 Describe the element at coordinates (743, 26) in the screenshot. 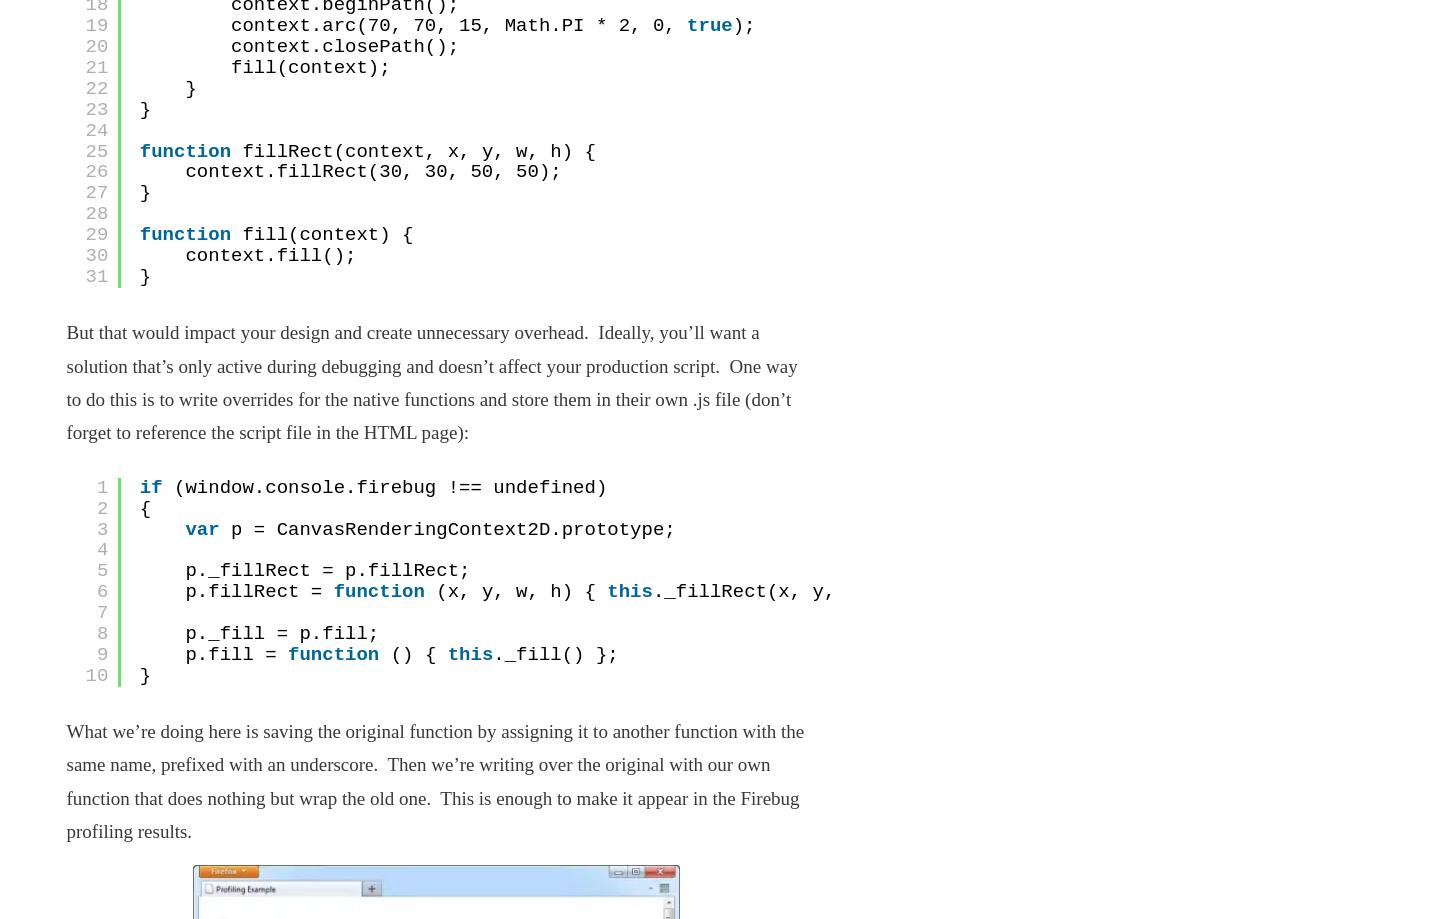

I see `');'` at that location.